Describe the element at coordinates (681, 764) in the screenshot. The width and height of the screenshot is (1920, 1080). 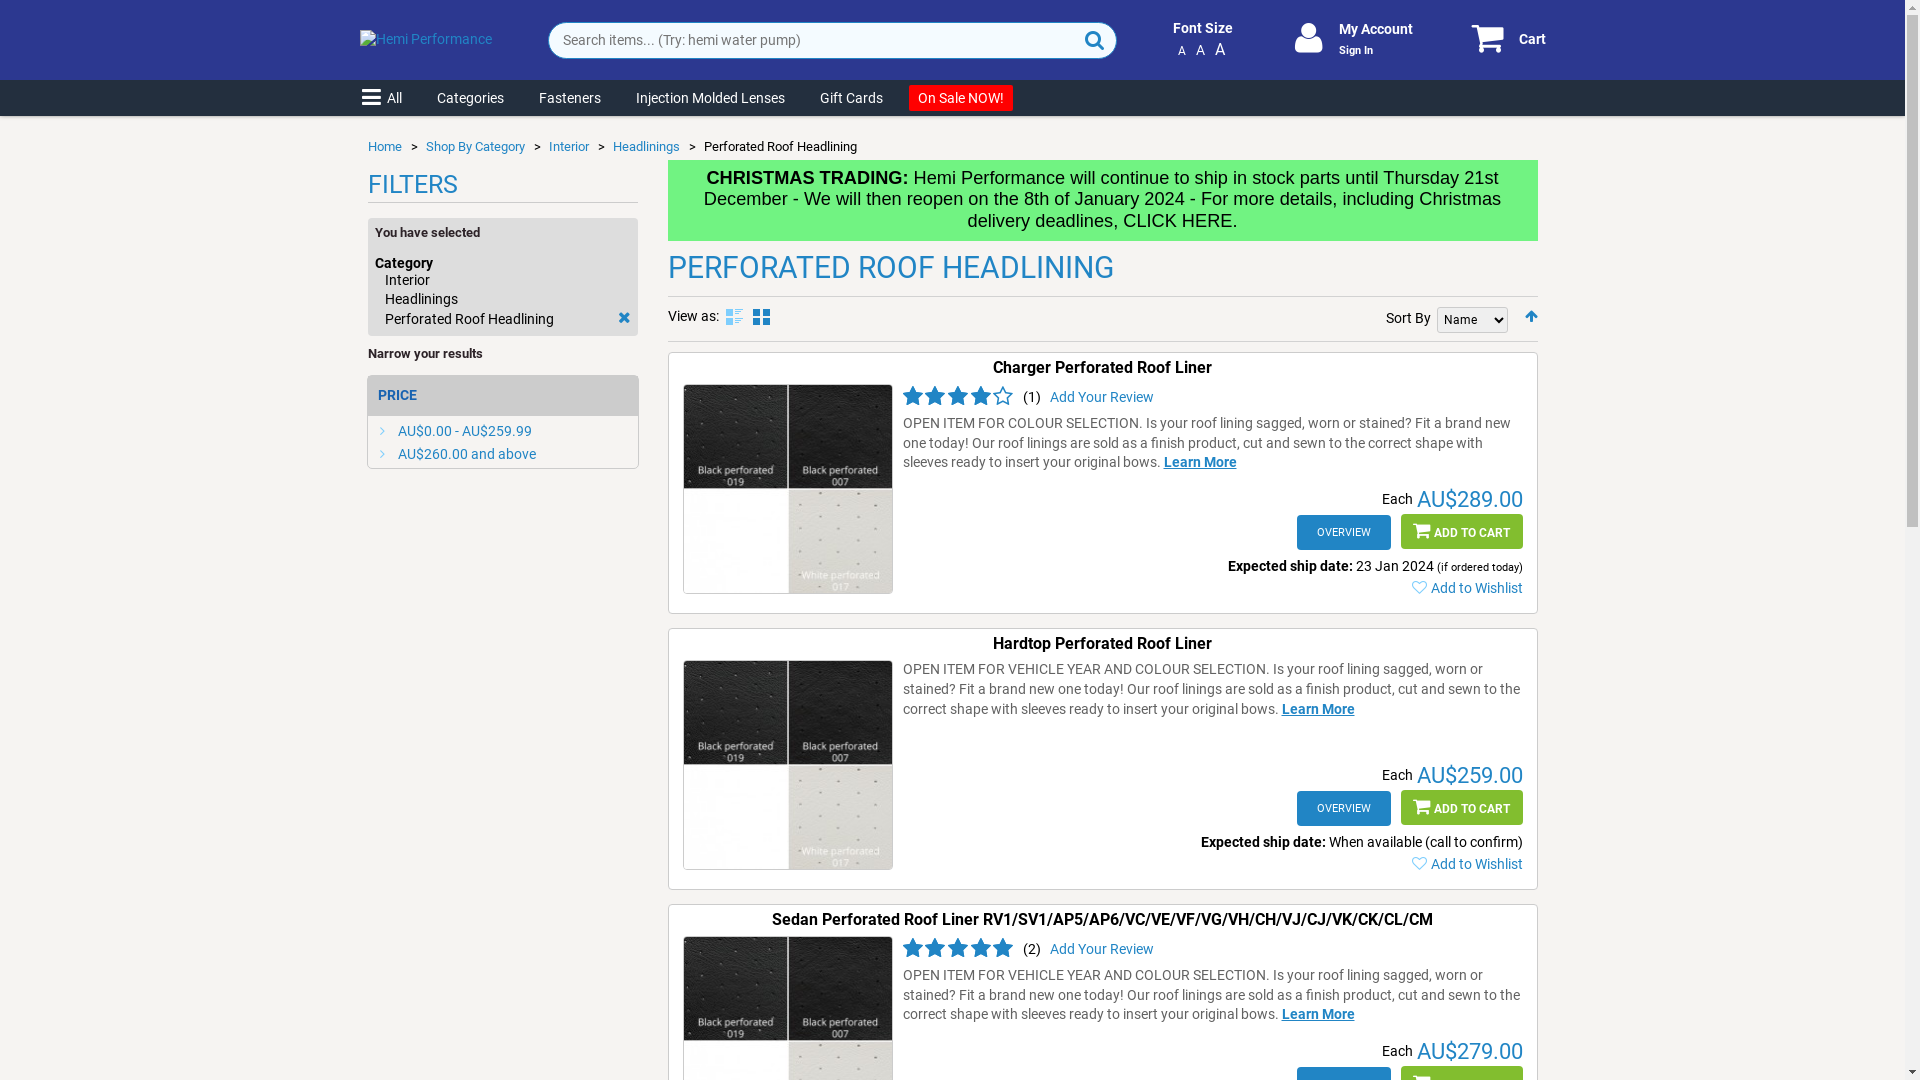
I see `'Hardtop Perforated Roof Liner'` at that location.